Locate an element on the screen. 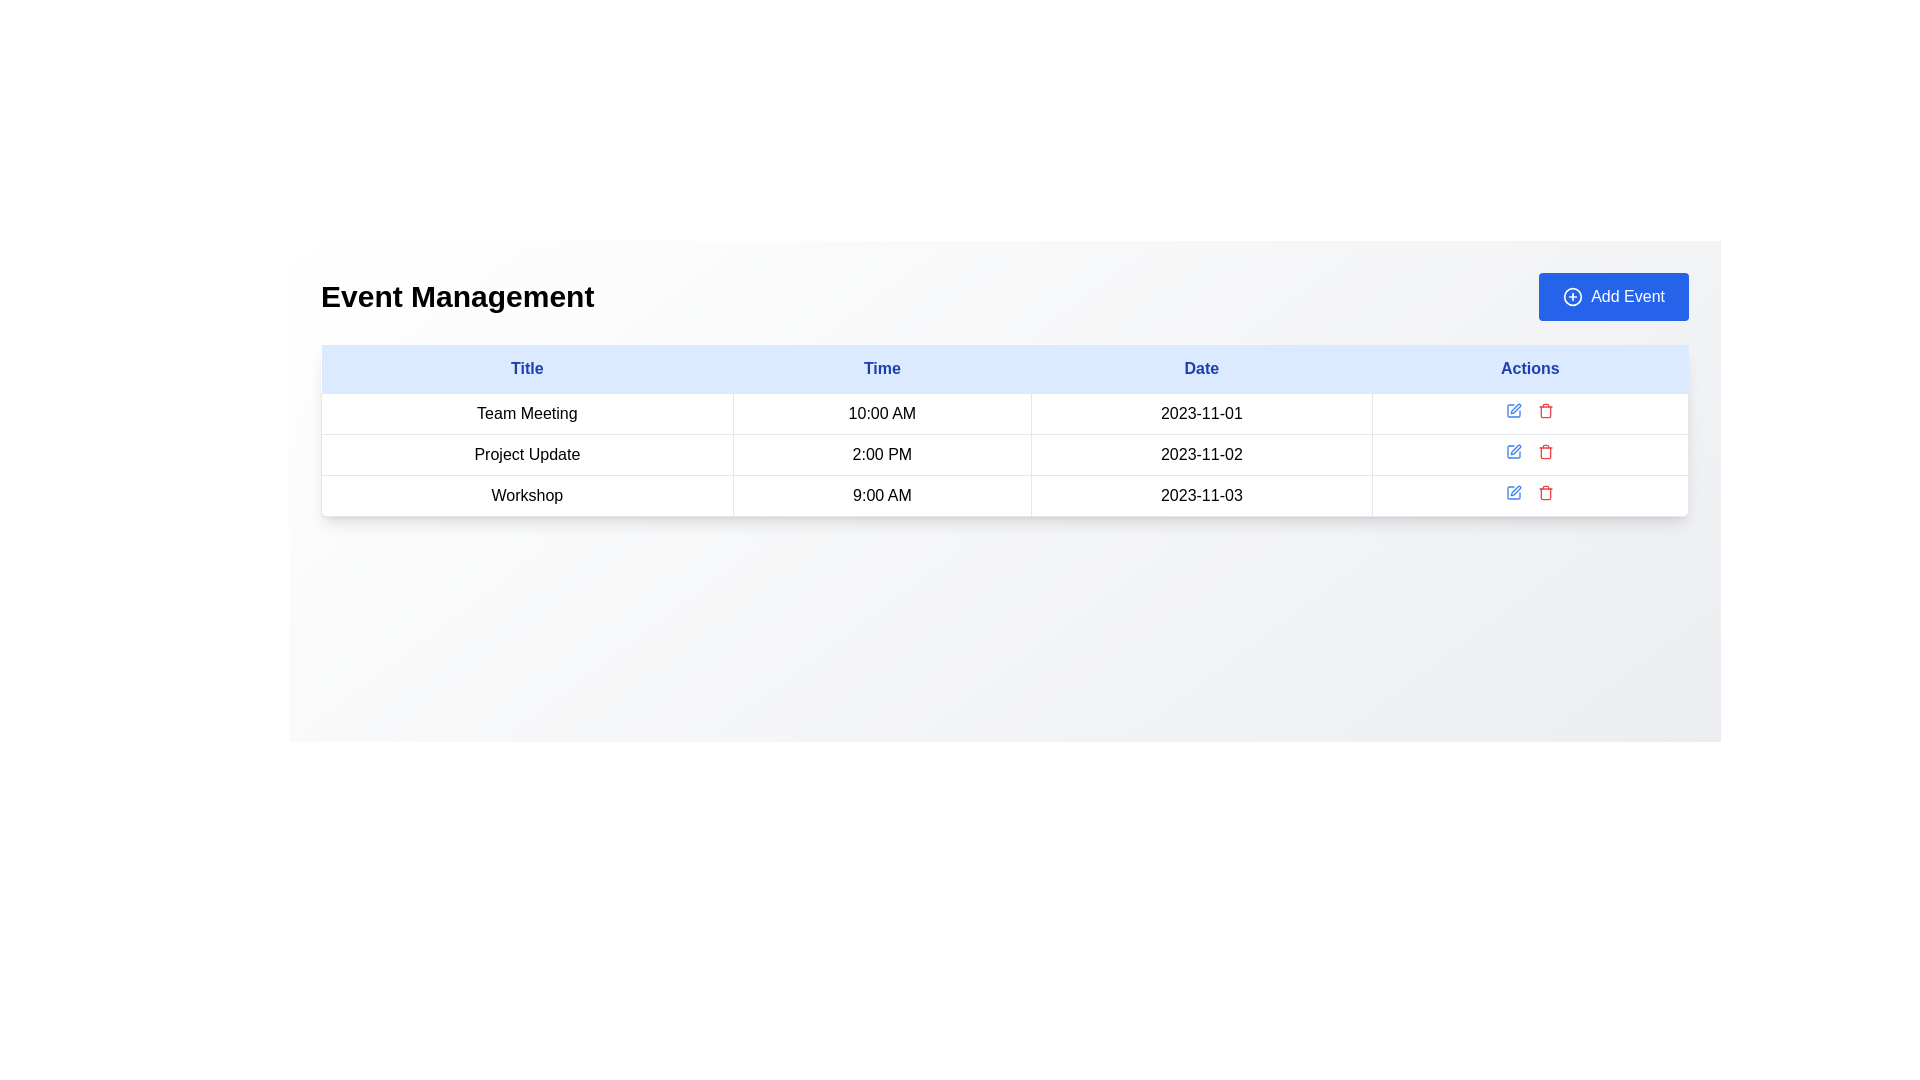 The image size is (1920, 1080). the delete icon button located in the 'Actions' column of the third row in the table is located at coordinates (1545, 493).